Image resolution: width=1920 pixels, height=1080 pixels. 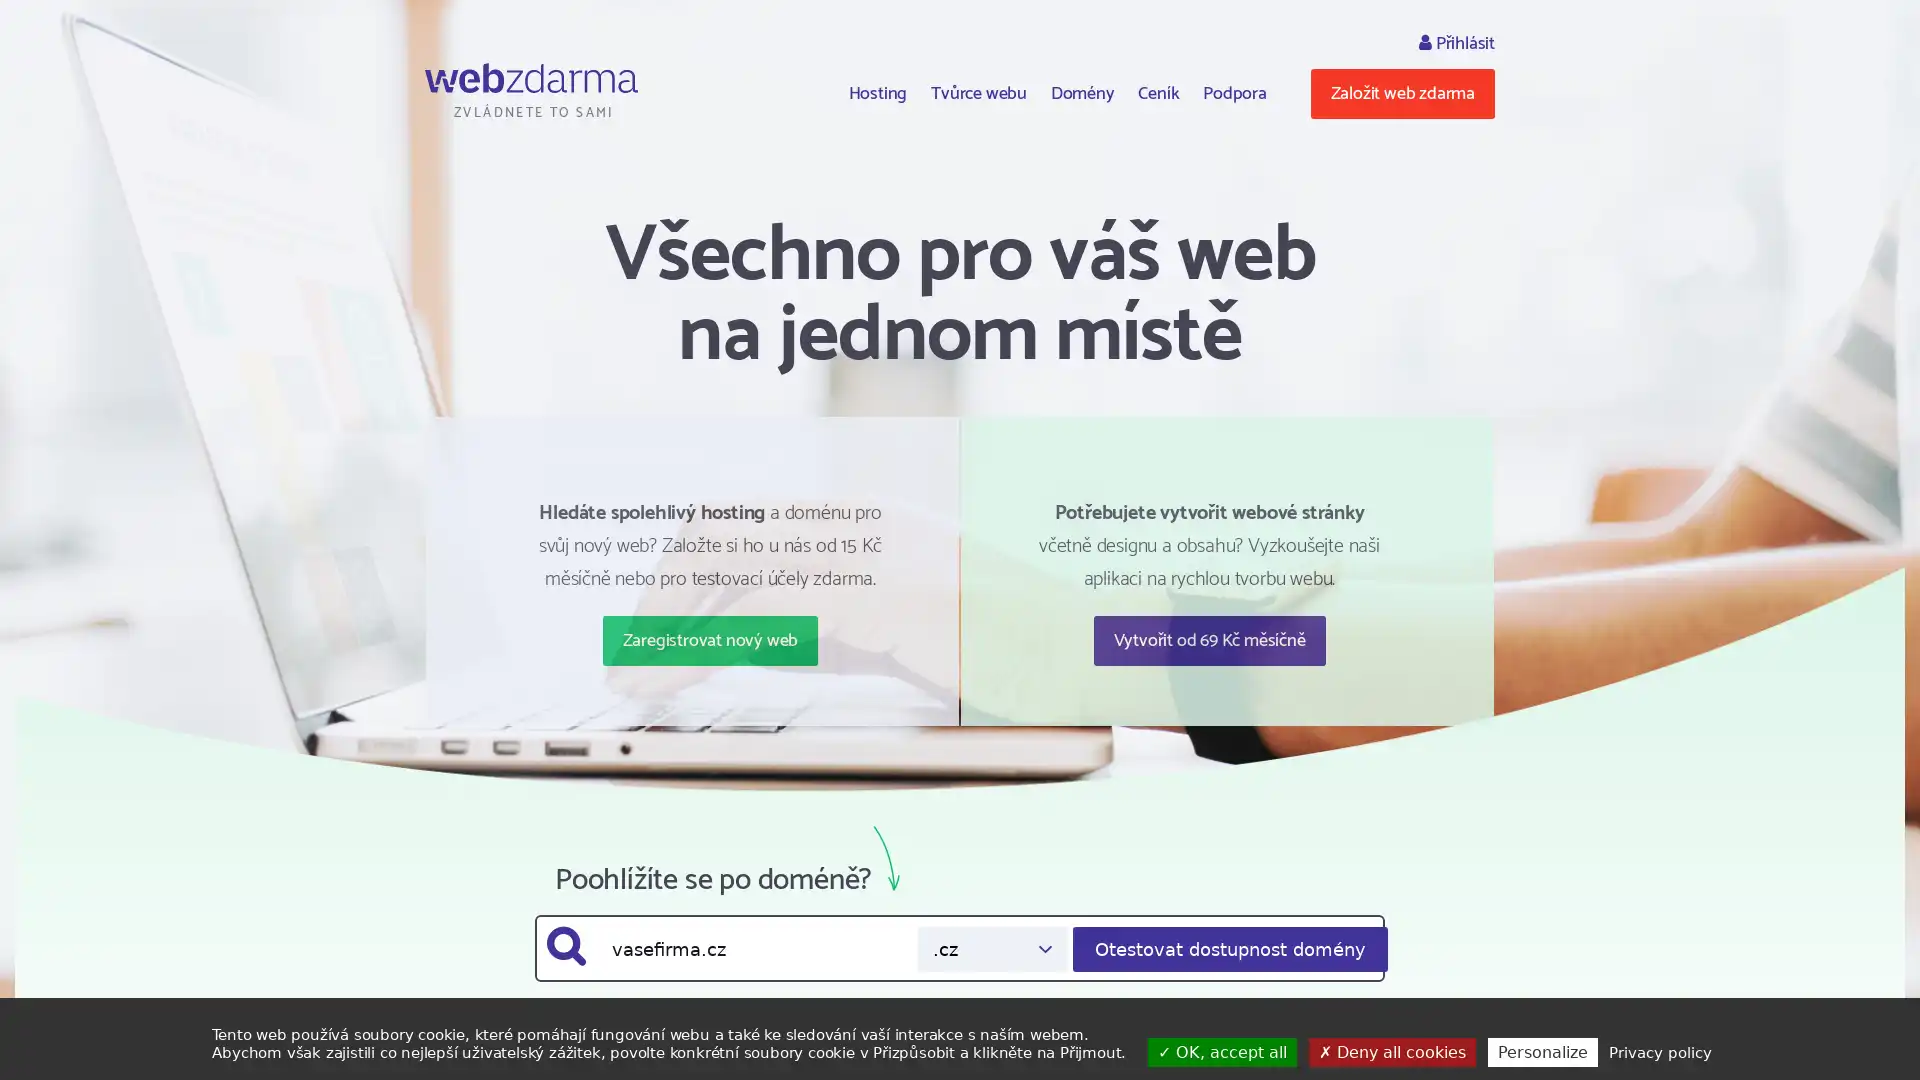 I want to click on Personalize (modal window), so click(x=1540, y=1051).